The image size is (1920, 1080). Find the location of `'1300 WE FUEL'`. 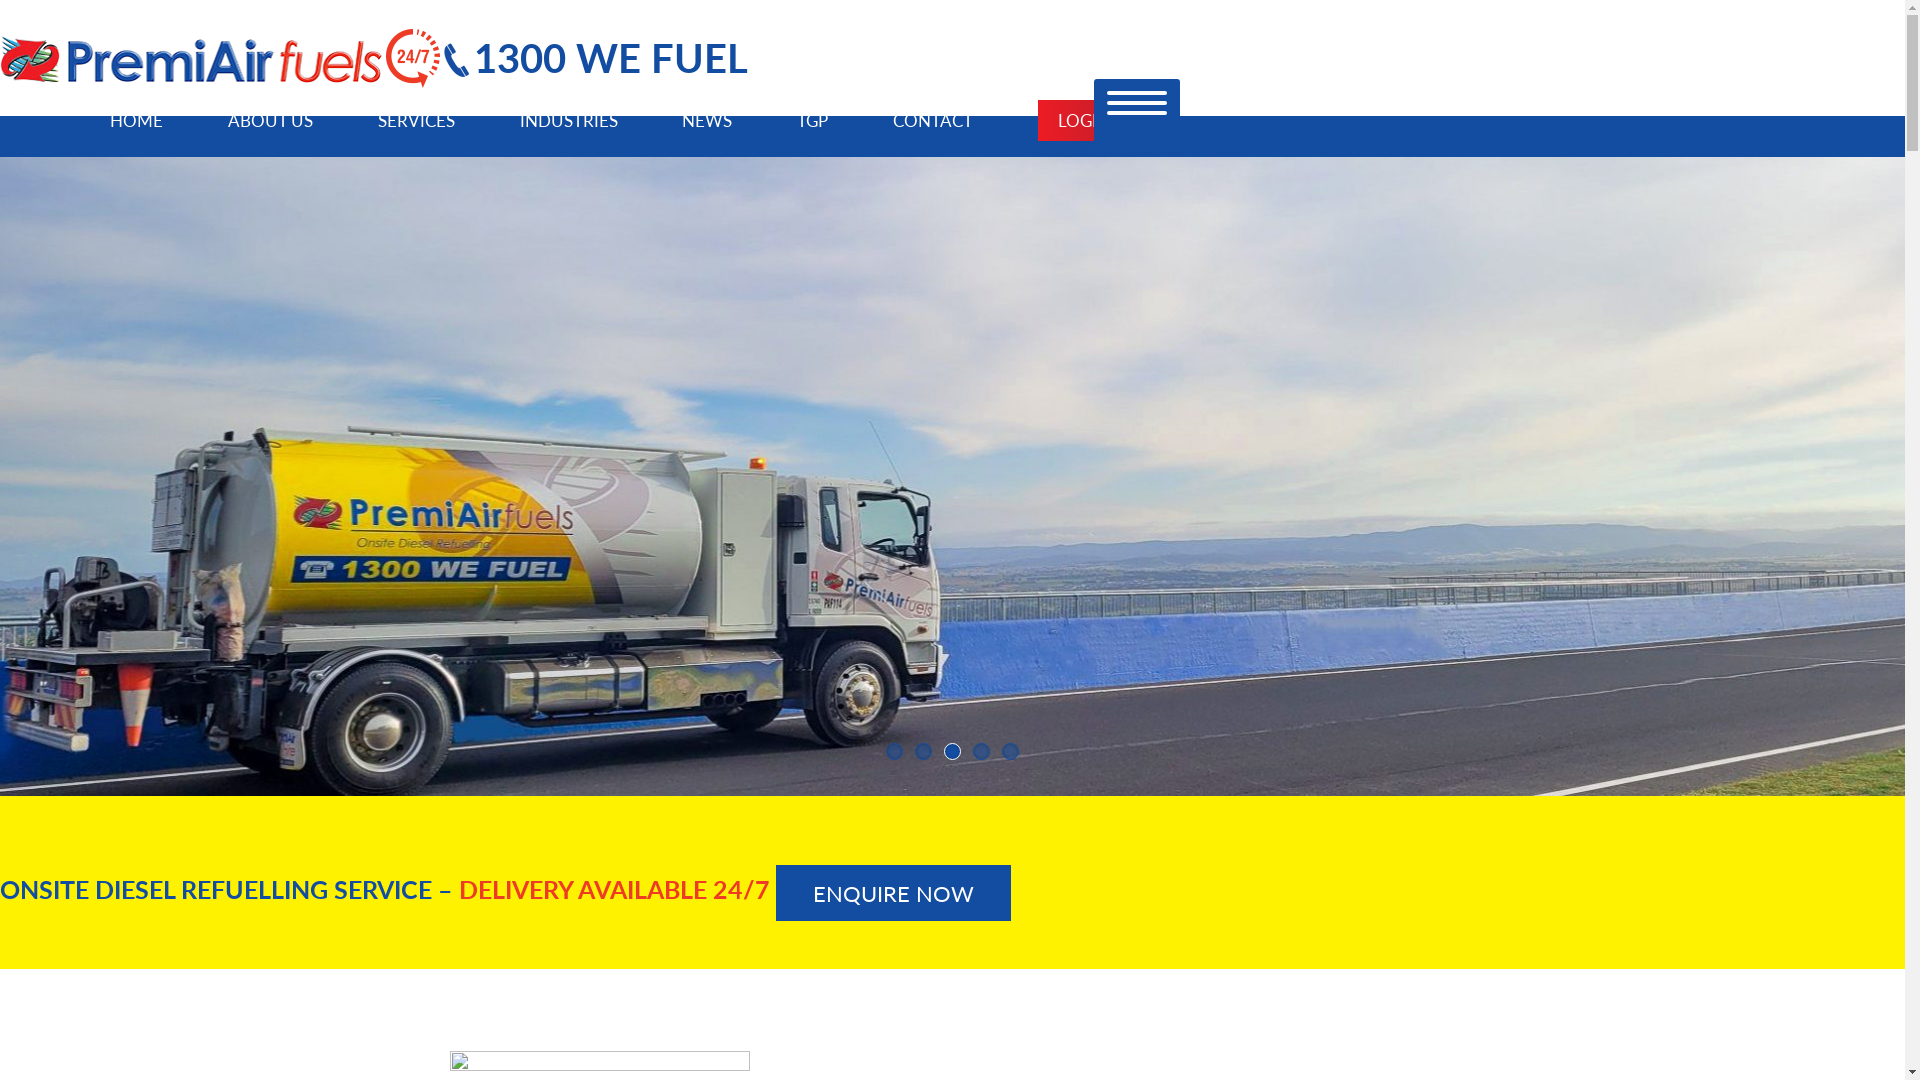

'1300 WE FUEL' is located at coordinates (594, 55).